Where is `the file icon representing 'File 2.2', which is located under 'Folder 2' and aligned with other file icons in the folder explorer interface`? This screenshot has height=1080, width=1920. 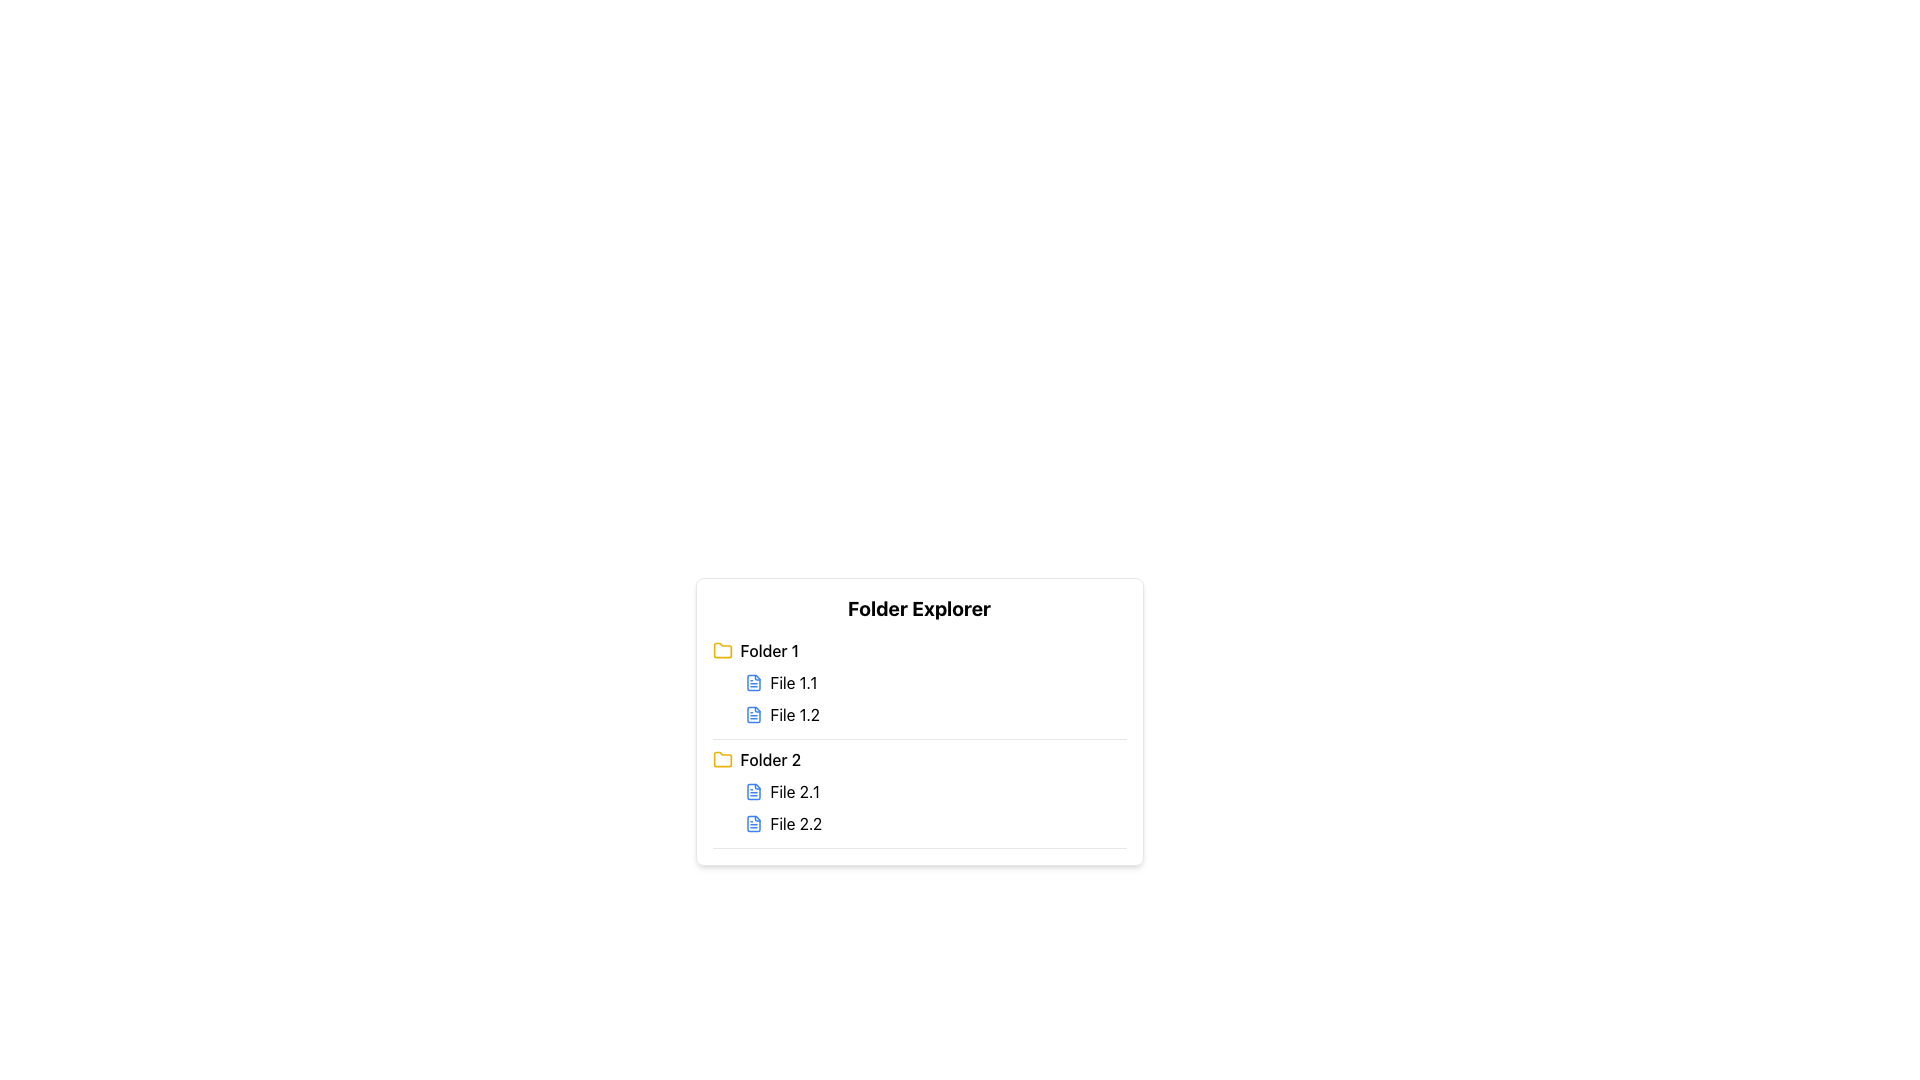
the file icon representing 'File 2.2', which is located under 'Folder 2' and aligned with other file icons in the folder explorer interface is located at coordinates (752, 824).